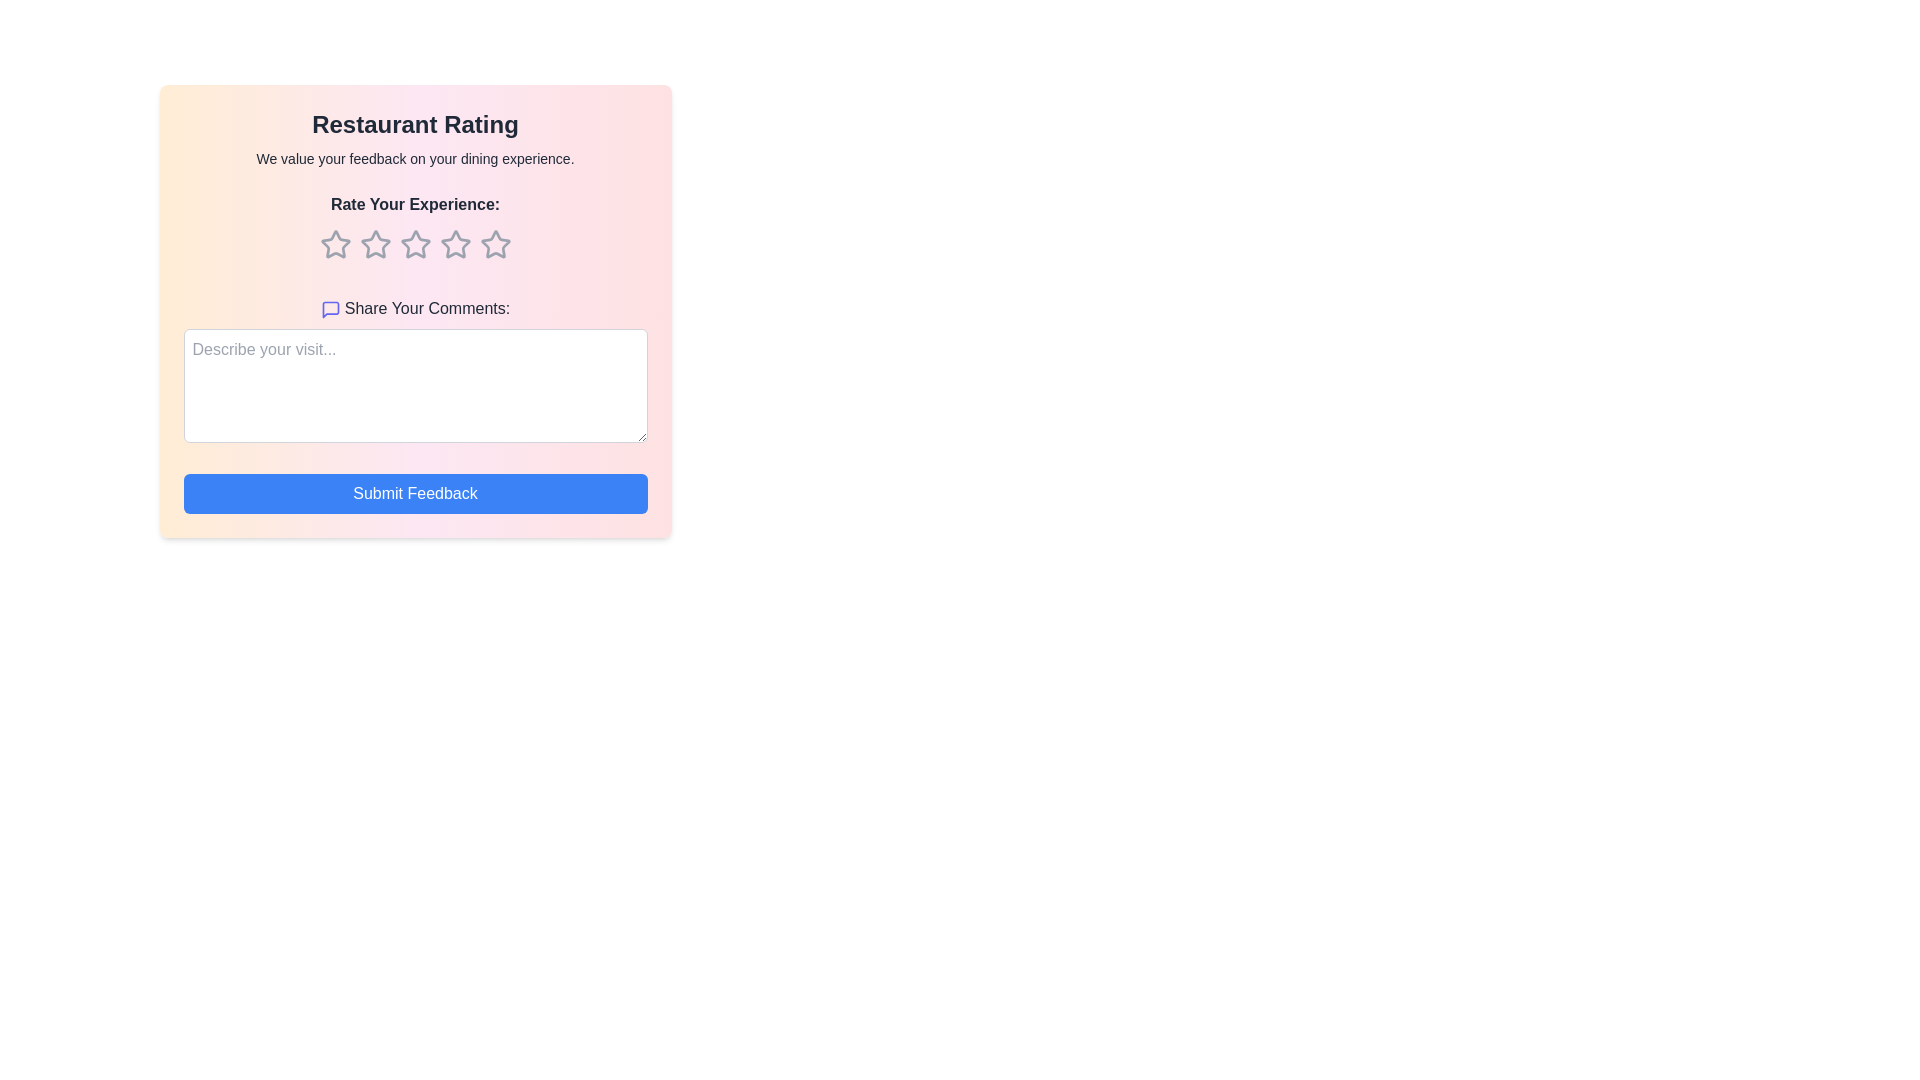 The width and height of the screenshot is (1920, 1080). Describe the element at coordinates (335, 243) in the screenshot. I see `the first star-shaped icon with a gray border used for rating under the 'Rate Your Experience' label` at that location.